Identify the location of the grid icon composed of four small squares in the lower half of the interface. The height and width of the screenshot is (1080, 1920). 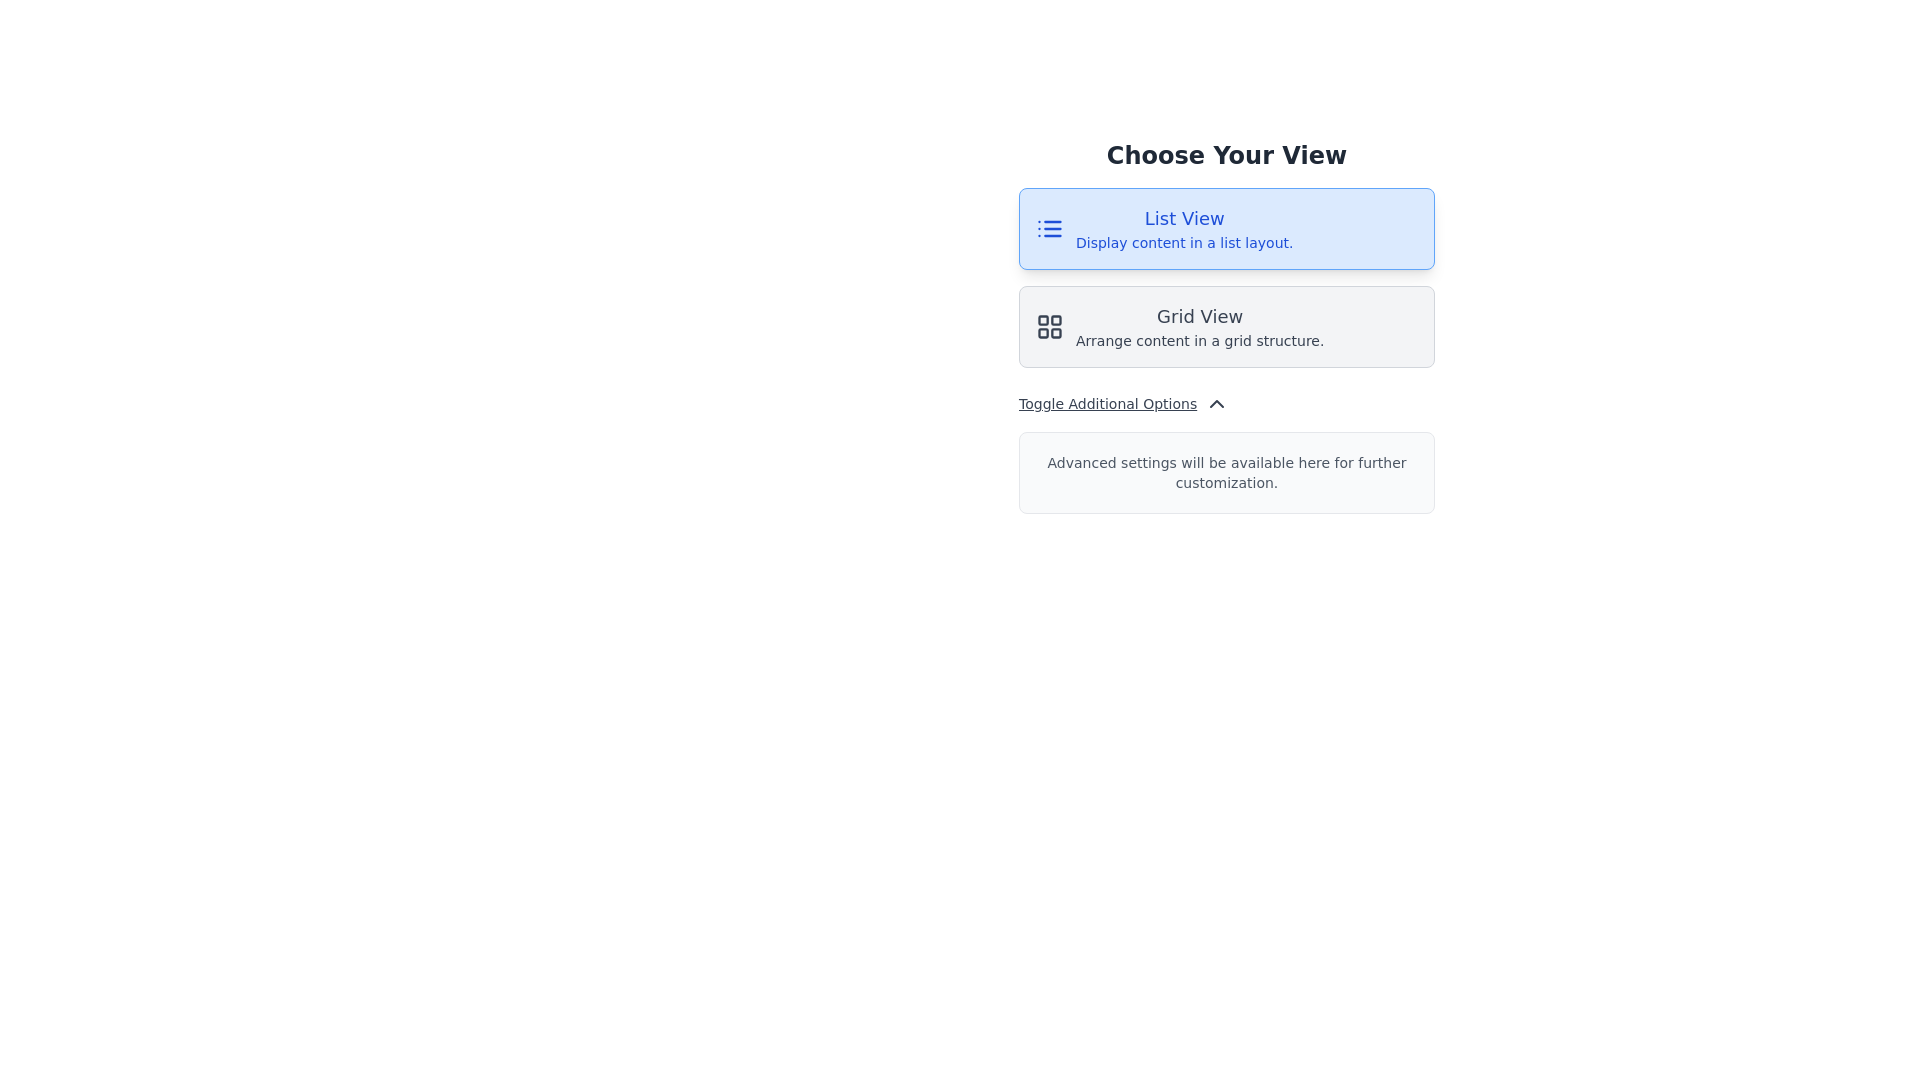
(1049, 326).